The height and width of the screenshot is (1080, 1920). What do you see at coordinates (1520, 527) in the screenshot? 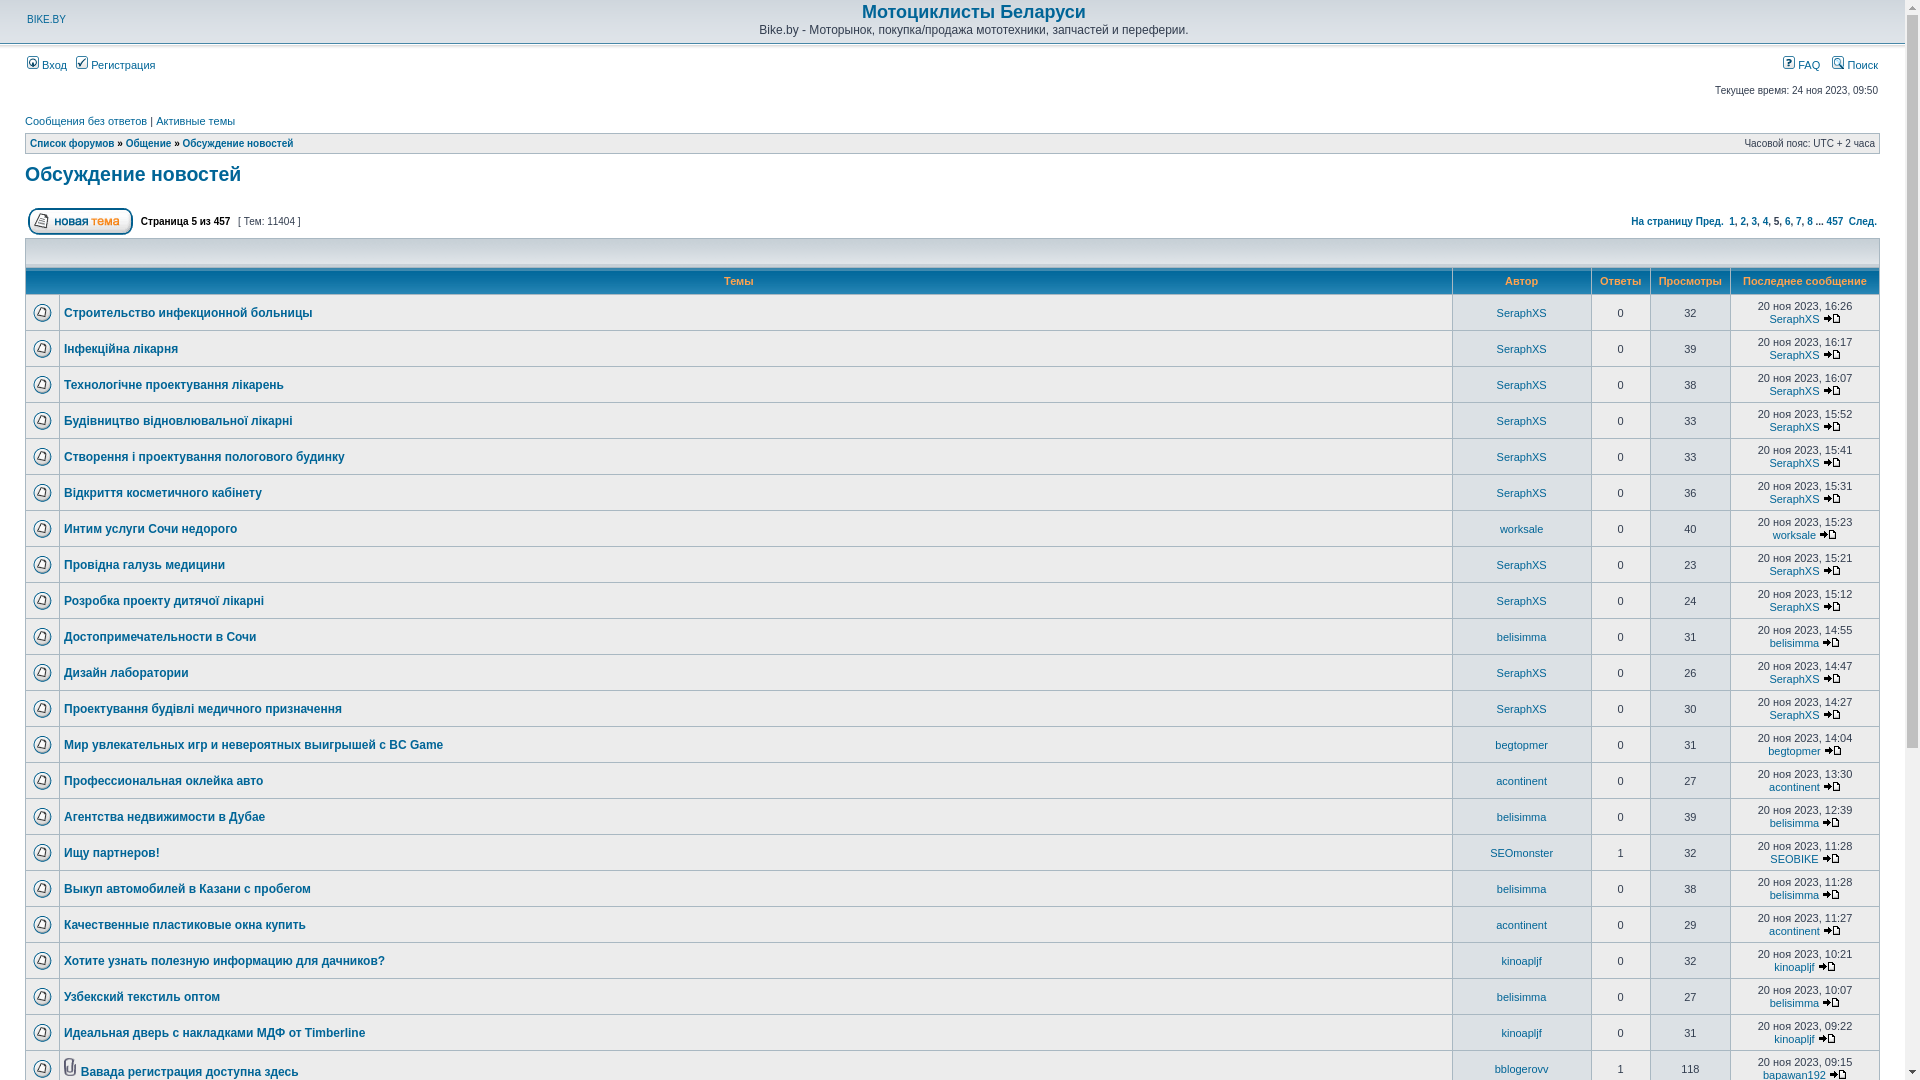
I see `'worksale'` at bounding box center [1520, 527].